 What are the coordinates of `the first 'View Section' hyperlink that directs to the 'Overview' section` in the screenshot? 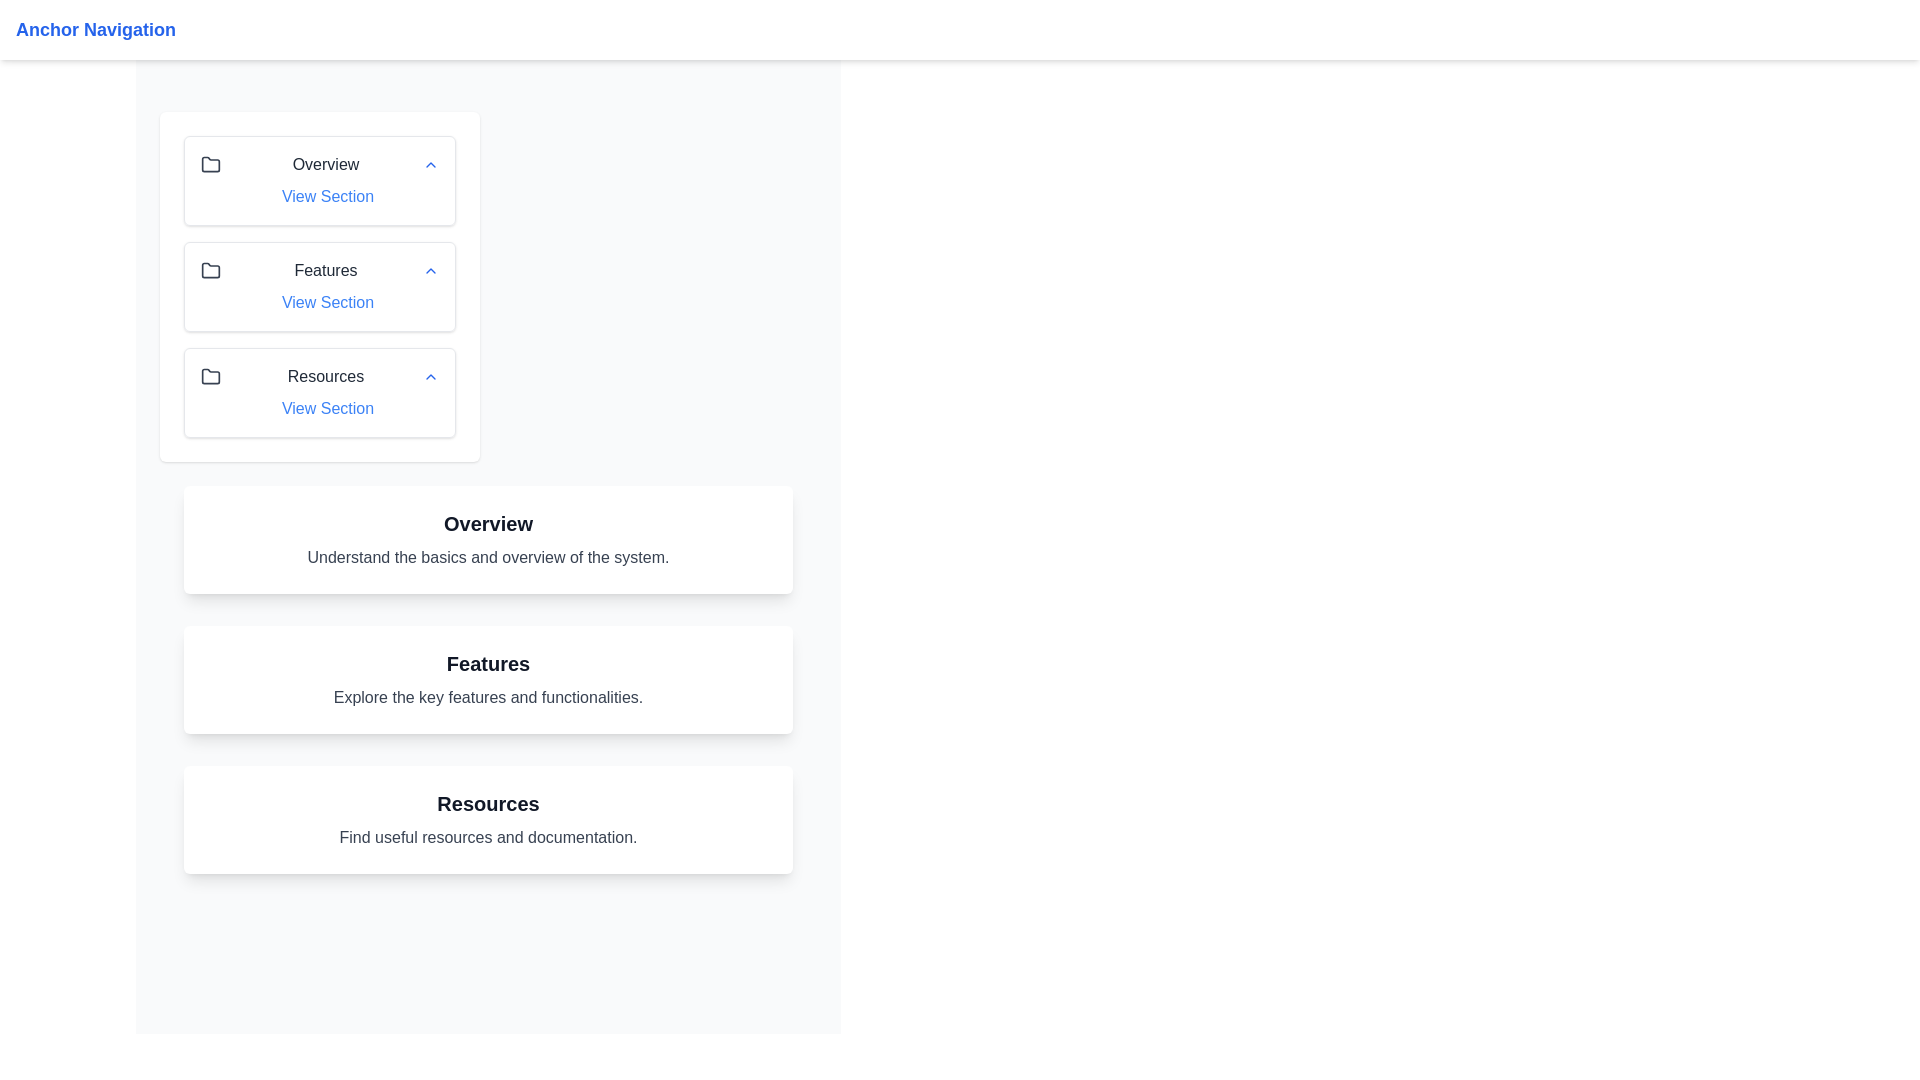 It's located at (327, 196).